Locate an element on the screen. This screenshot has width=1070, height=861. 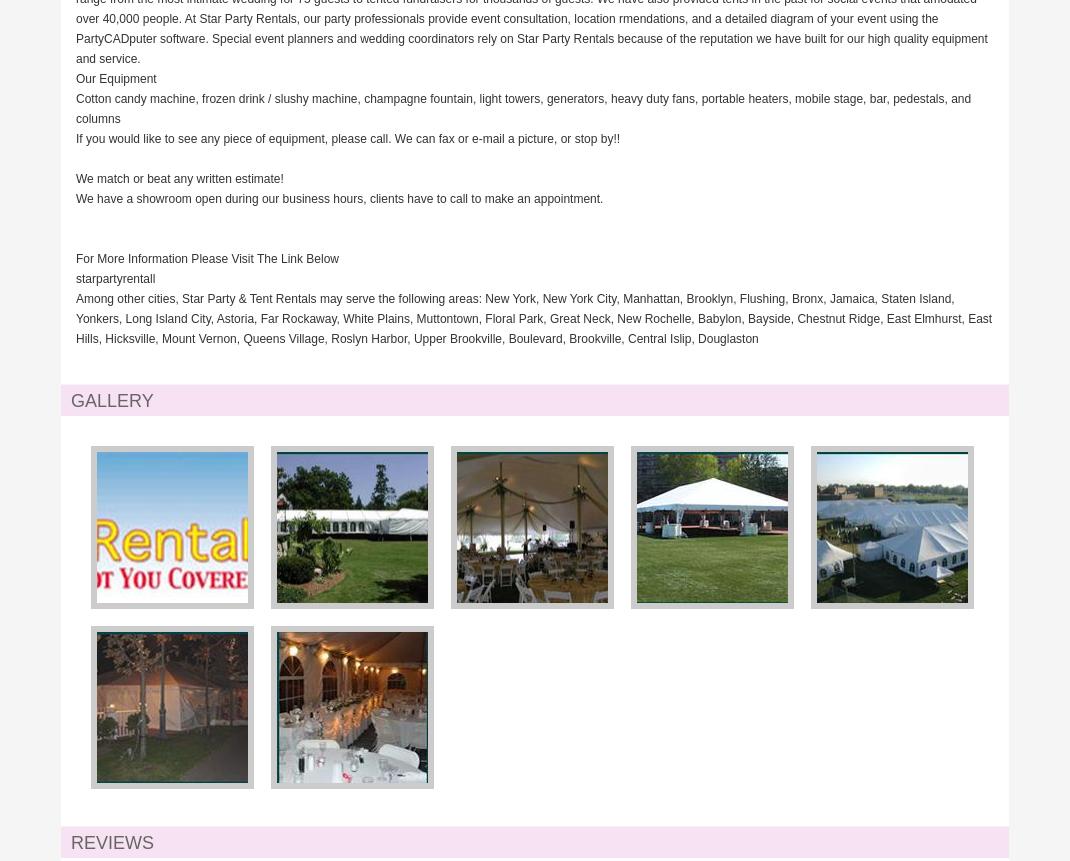
'Cotton candy machine, frozen drink / slushy machine, champagne fountain,  light towers, generators, heavy duty fans, portable heaters, mobile stage, bar, pedestals, and columns' is located at coordinates (523, 108).